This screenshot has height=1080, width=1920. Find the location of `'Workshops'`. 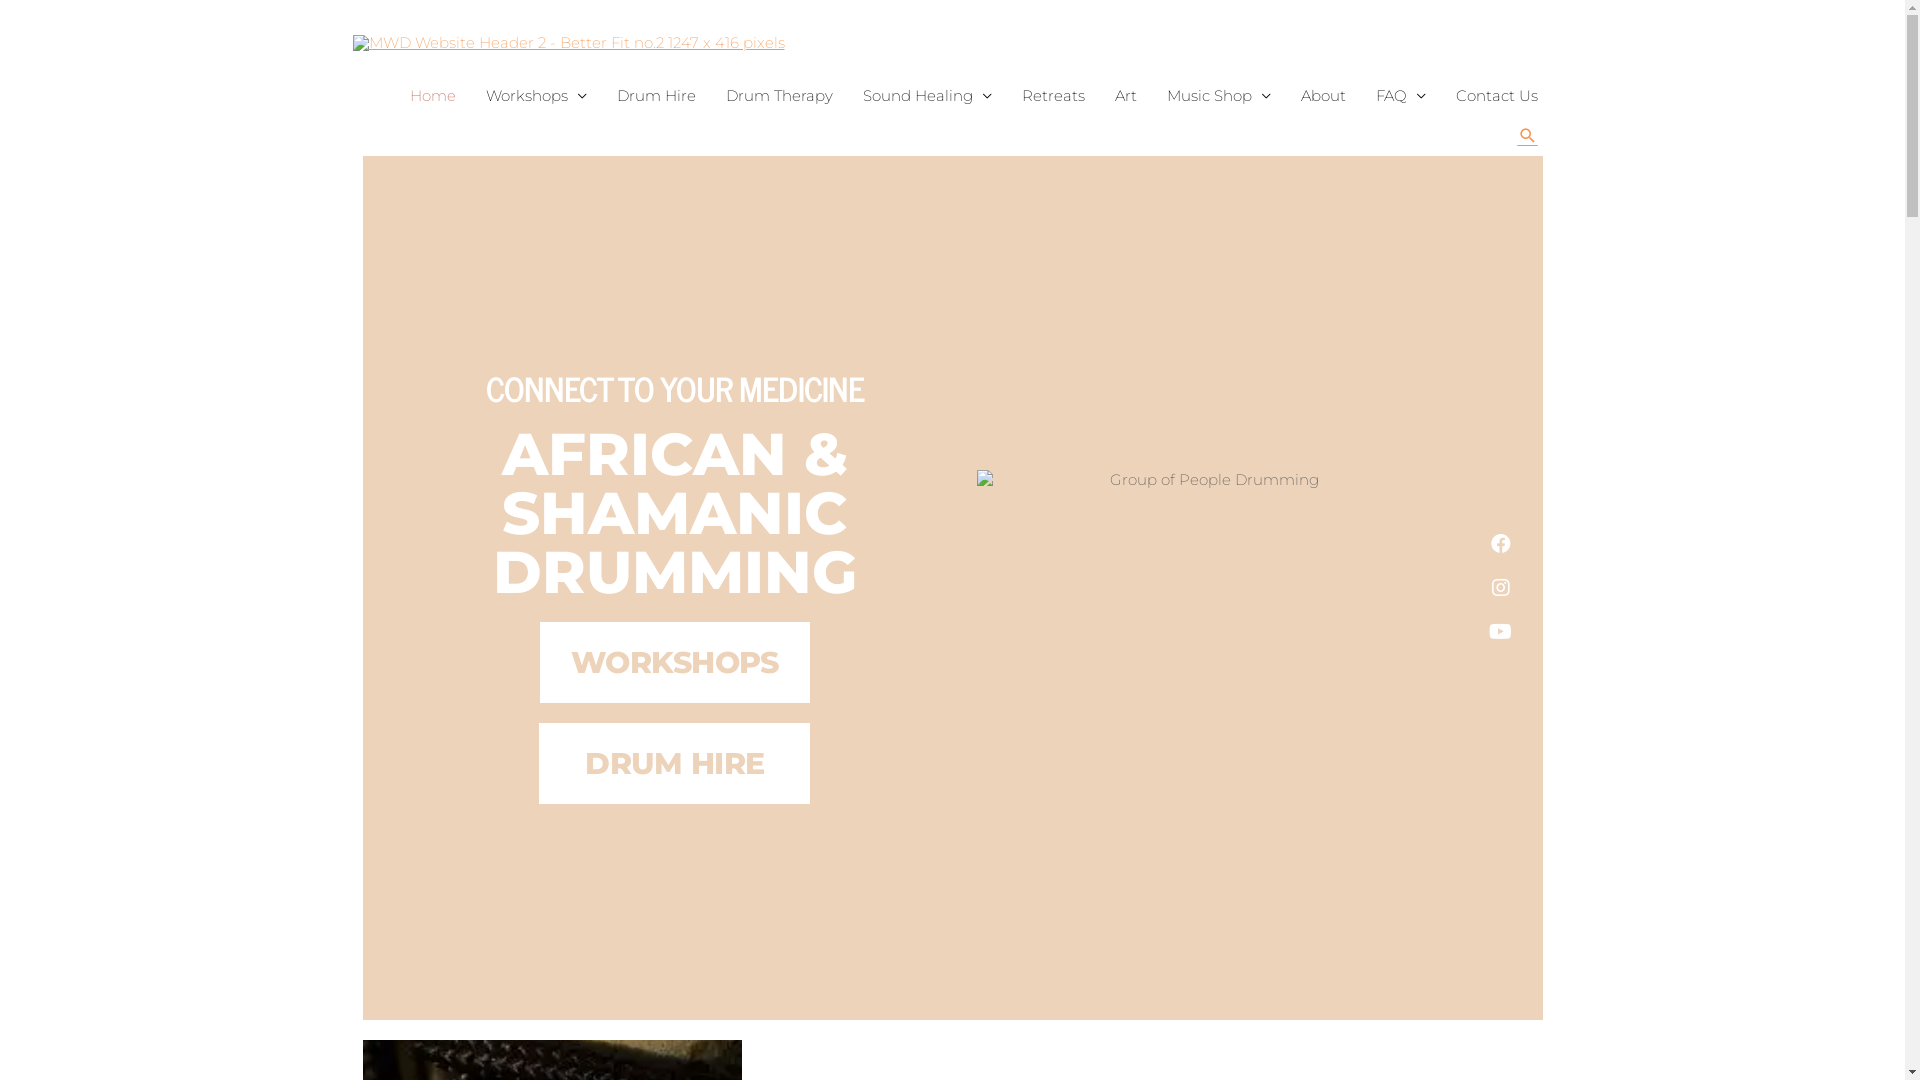

'Workshops' is located at coordinates (535, 96).